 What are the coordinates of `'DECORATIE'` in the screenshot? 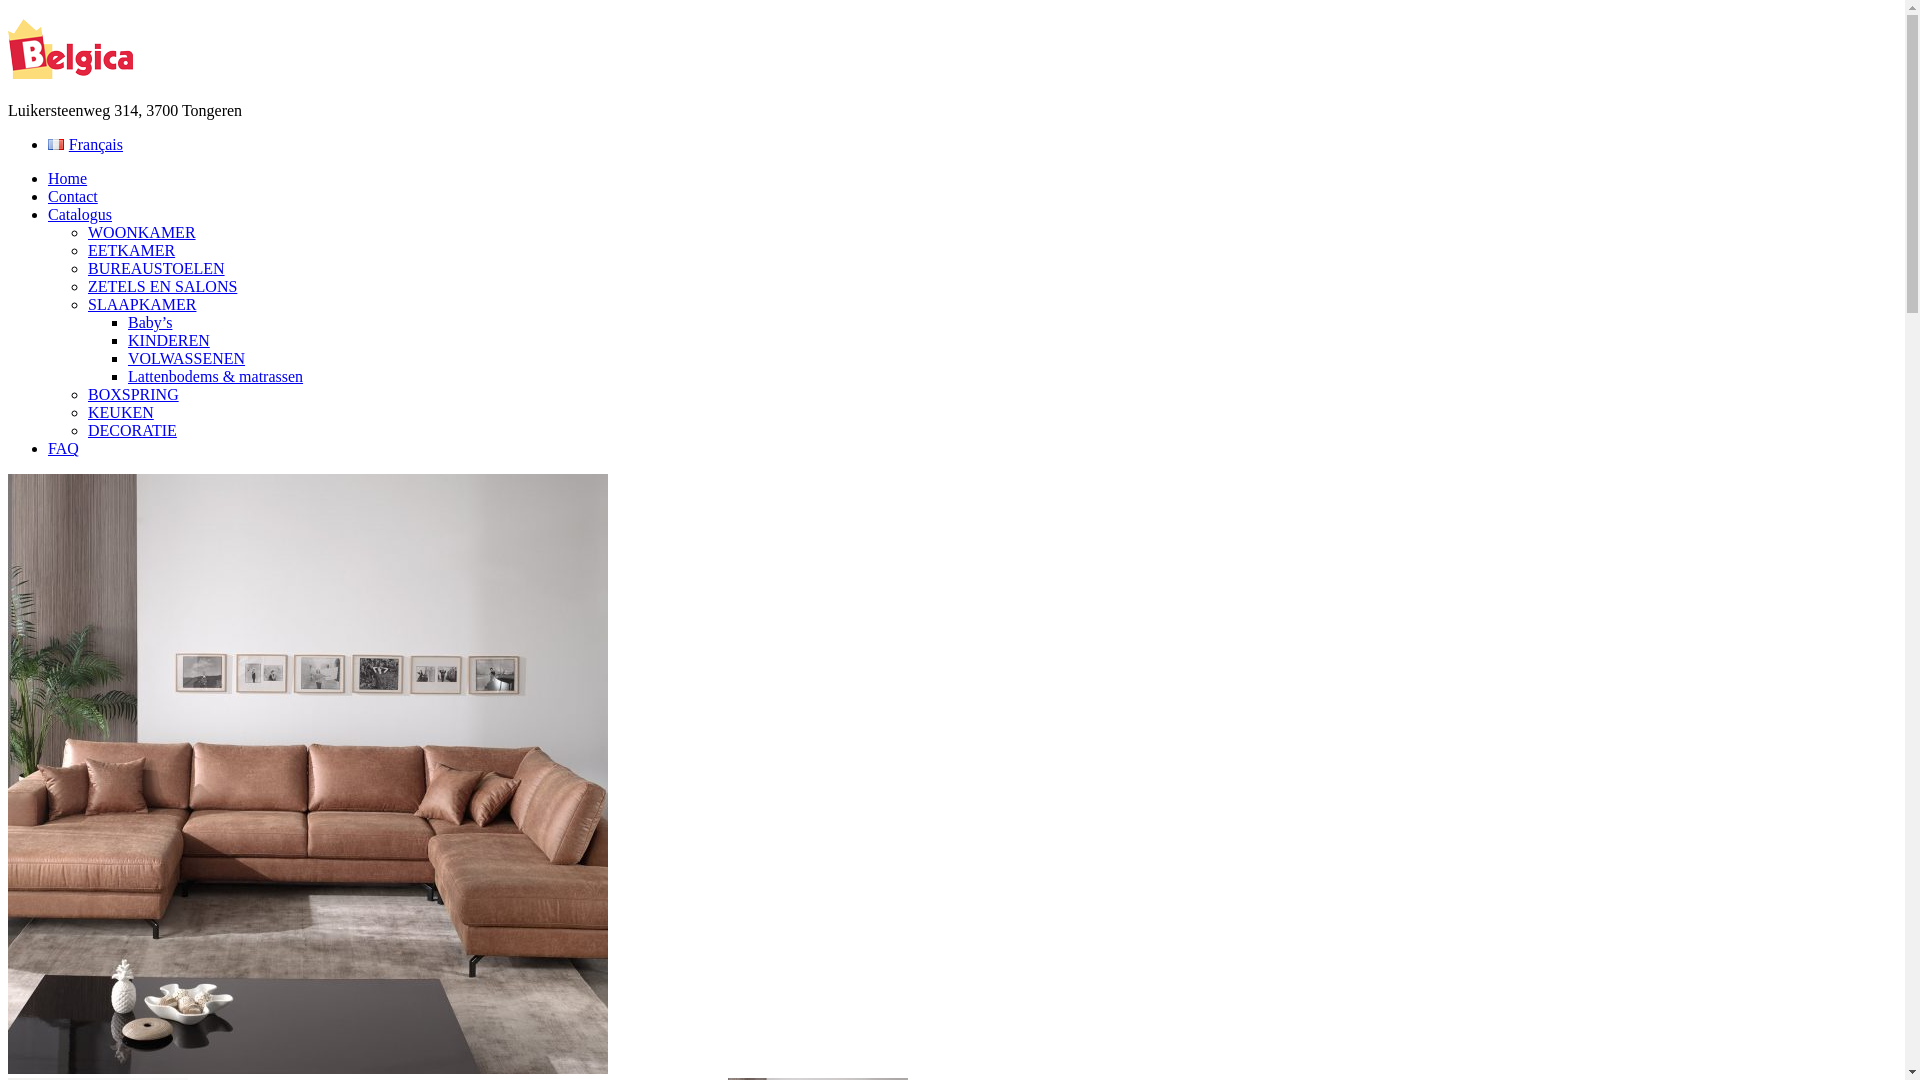 It's located at (131, 429).